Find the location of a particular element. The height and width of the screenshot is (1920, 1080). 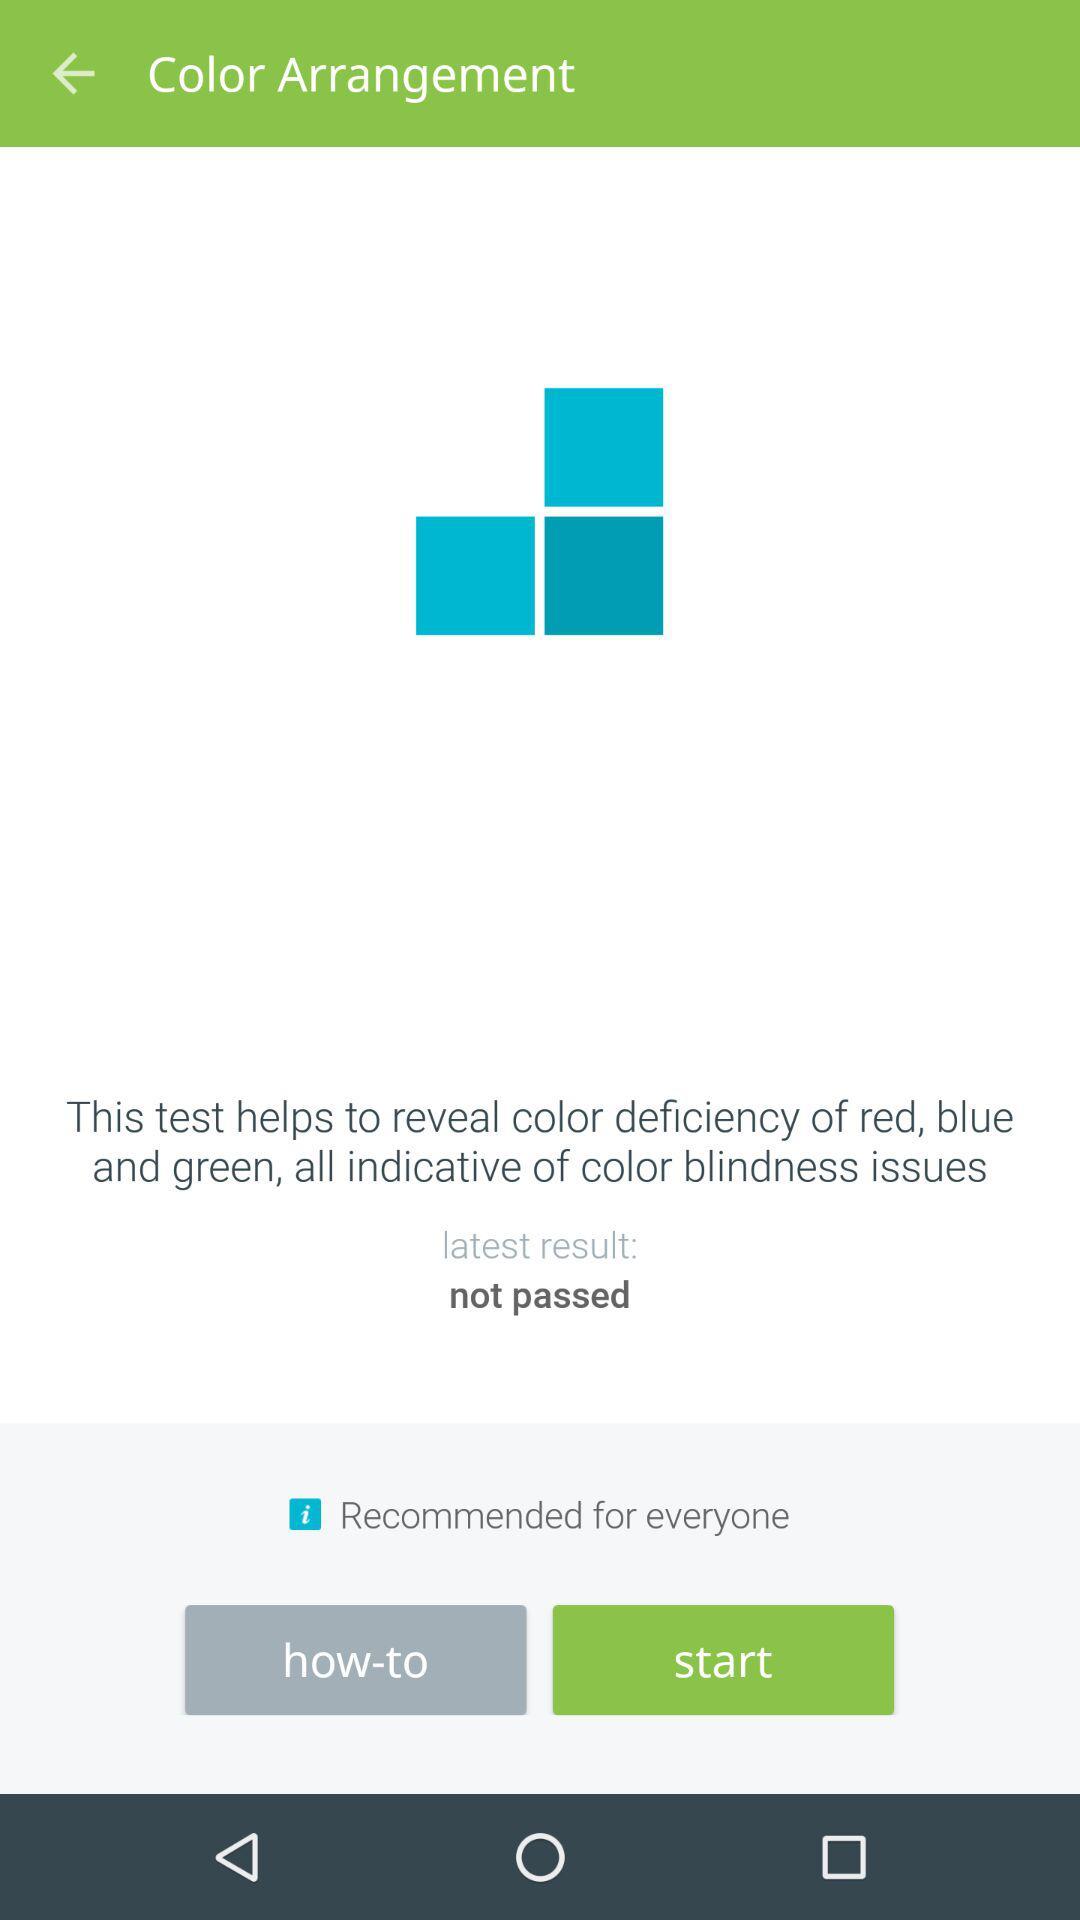

icon to the left of the color arrangement icon is located at coordinates (72, 73).